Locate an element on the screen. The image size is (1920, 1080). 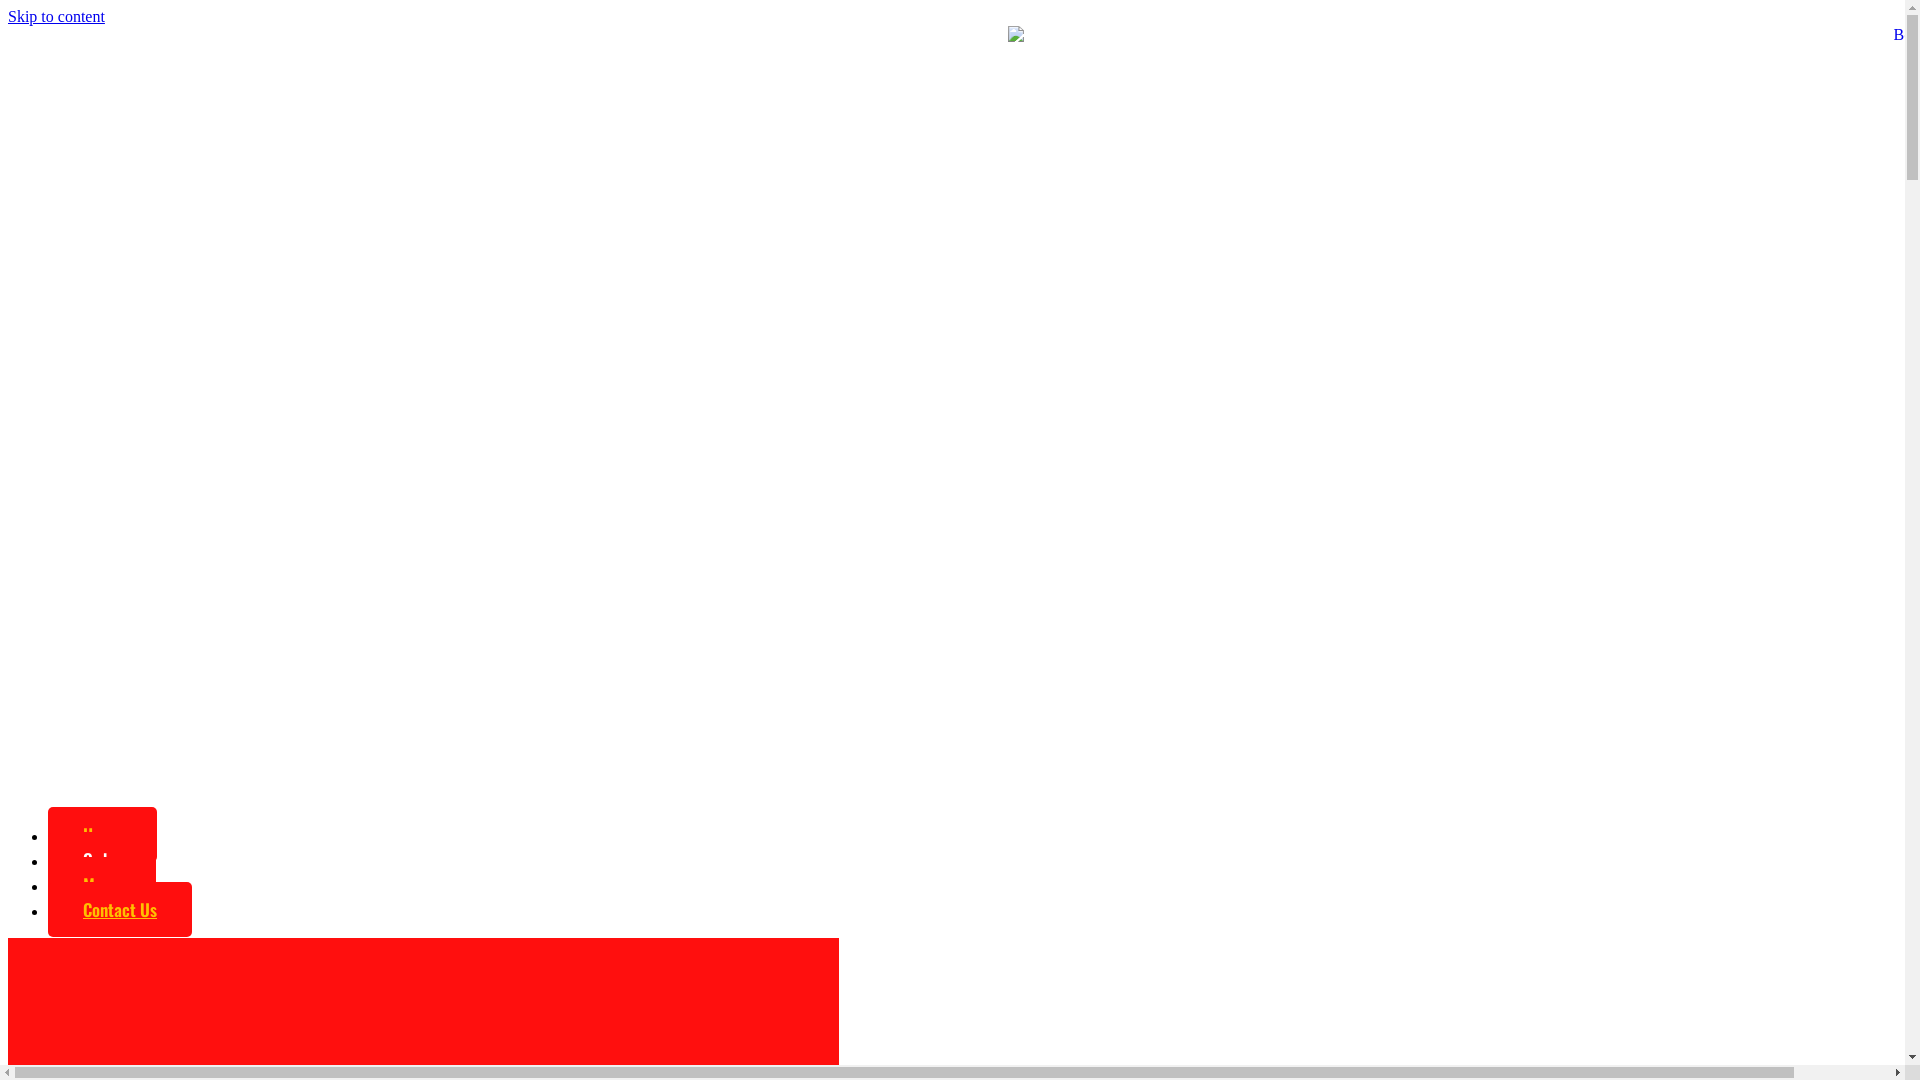
'Contact Us' is located at coordinates (119, 909).